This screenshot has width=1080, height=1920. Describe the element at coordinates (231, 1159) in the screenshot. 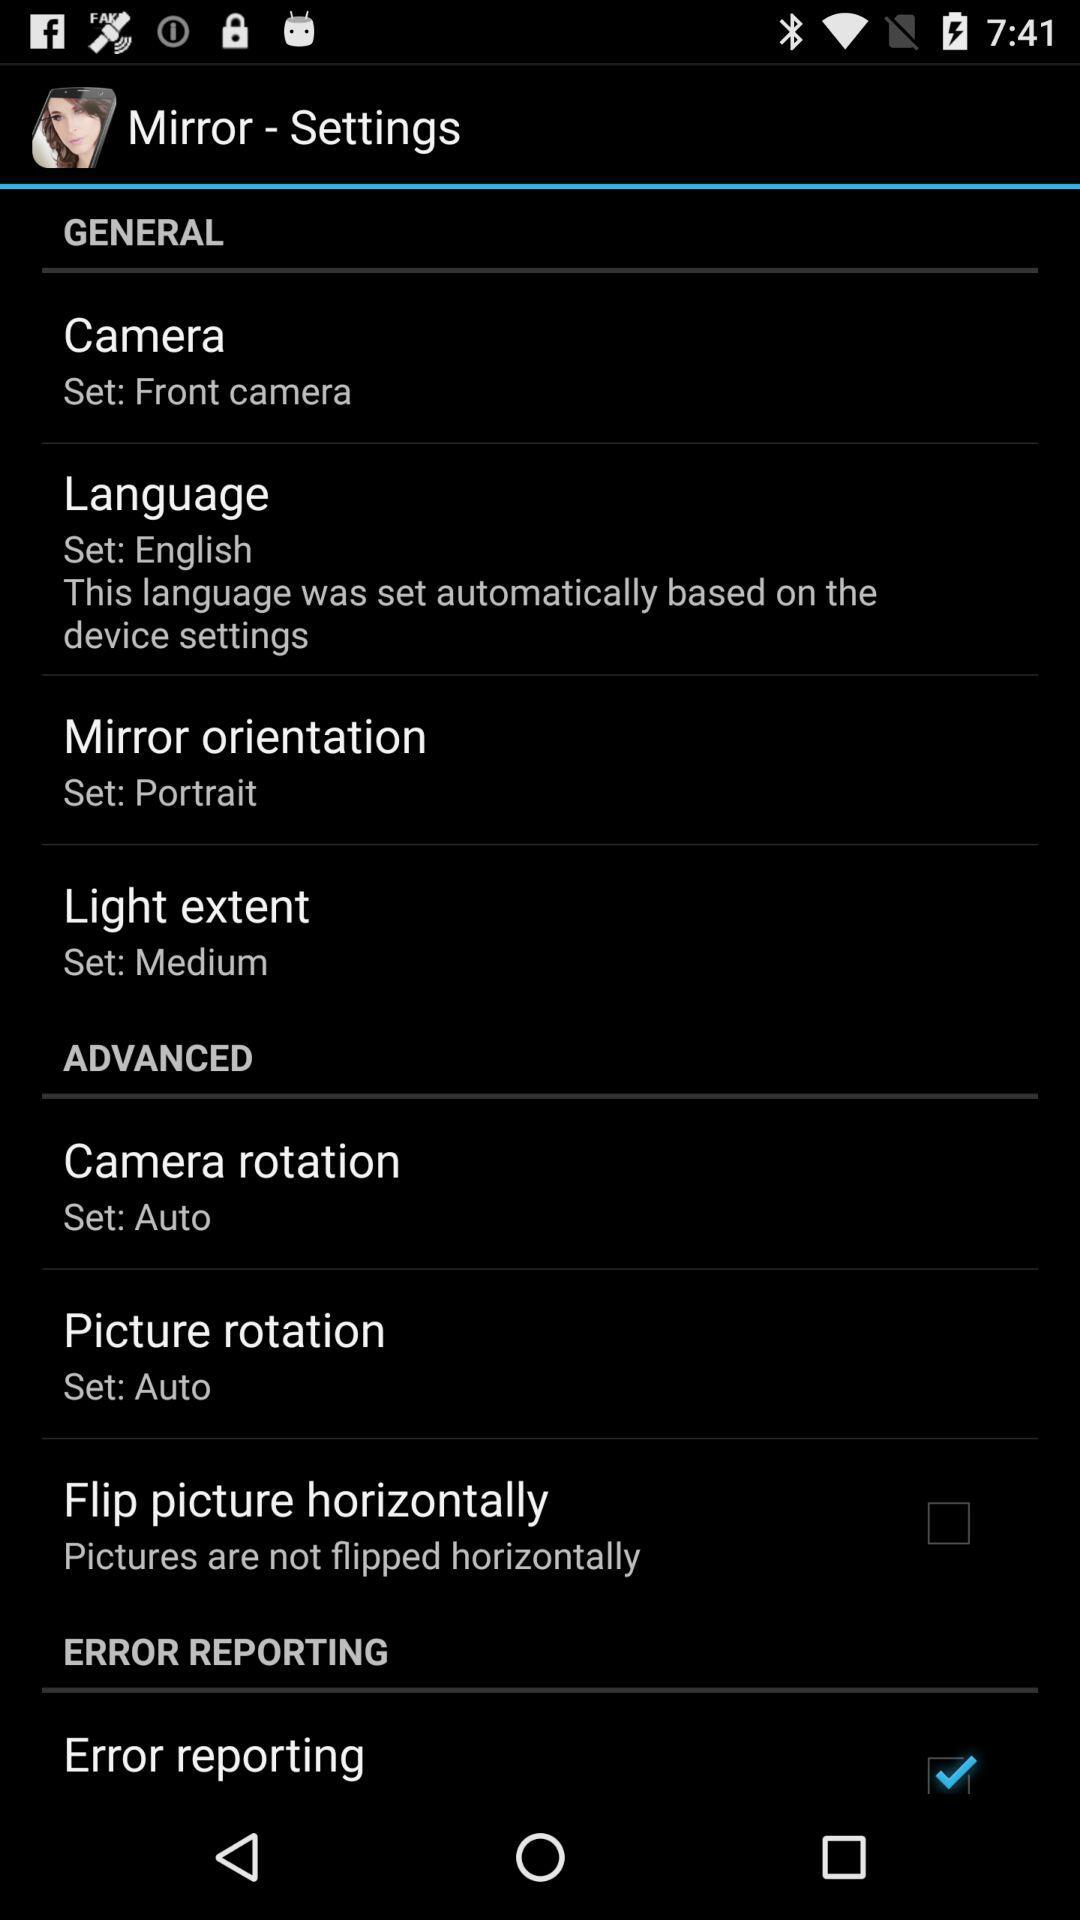

I see `icon above the set: auto icon` at that location.